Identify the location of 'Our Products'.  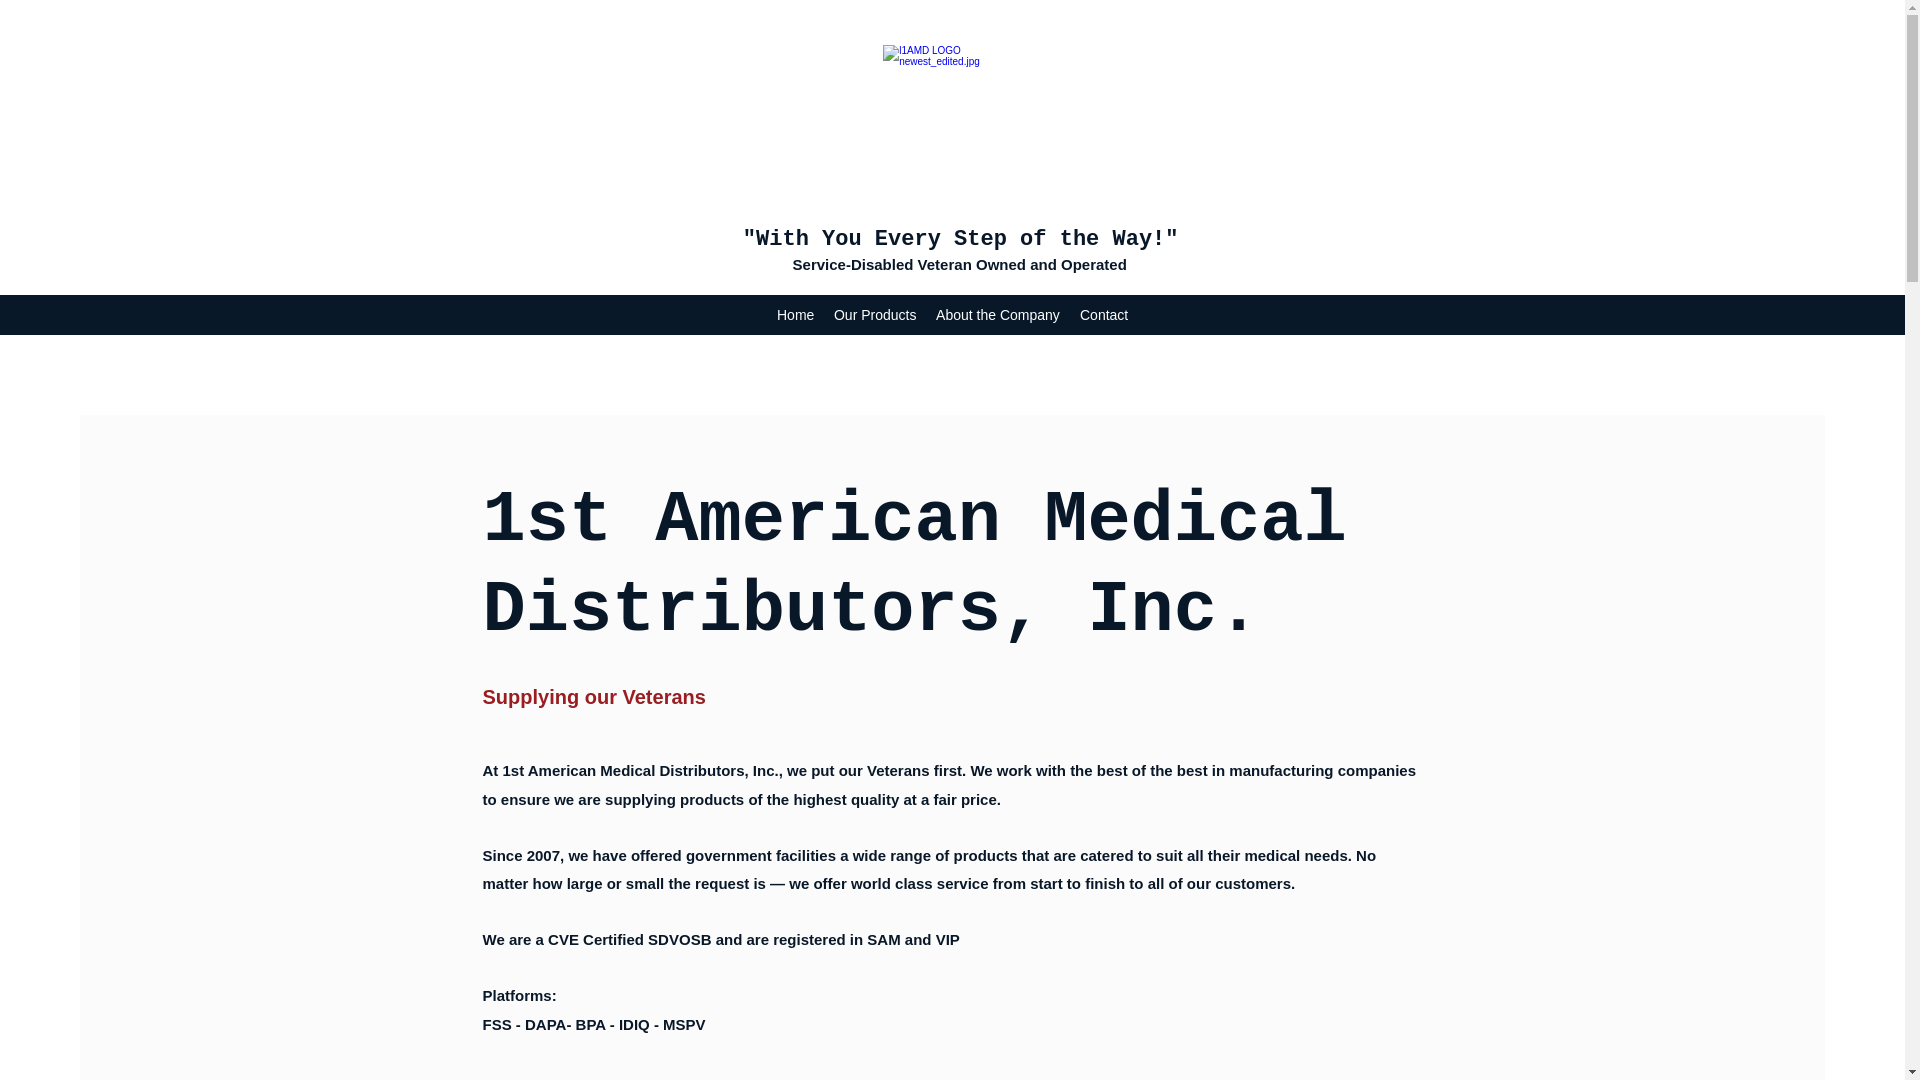
(874, 315).